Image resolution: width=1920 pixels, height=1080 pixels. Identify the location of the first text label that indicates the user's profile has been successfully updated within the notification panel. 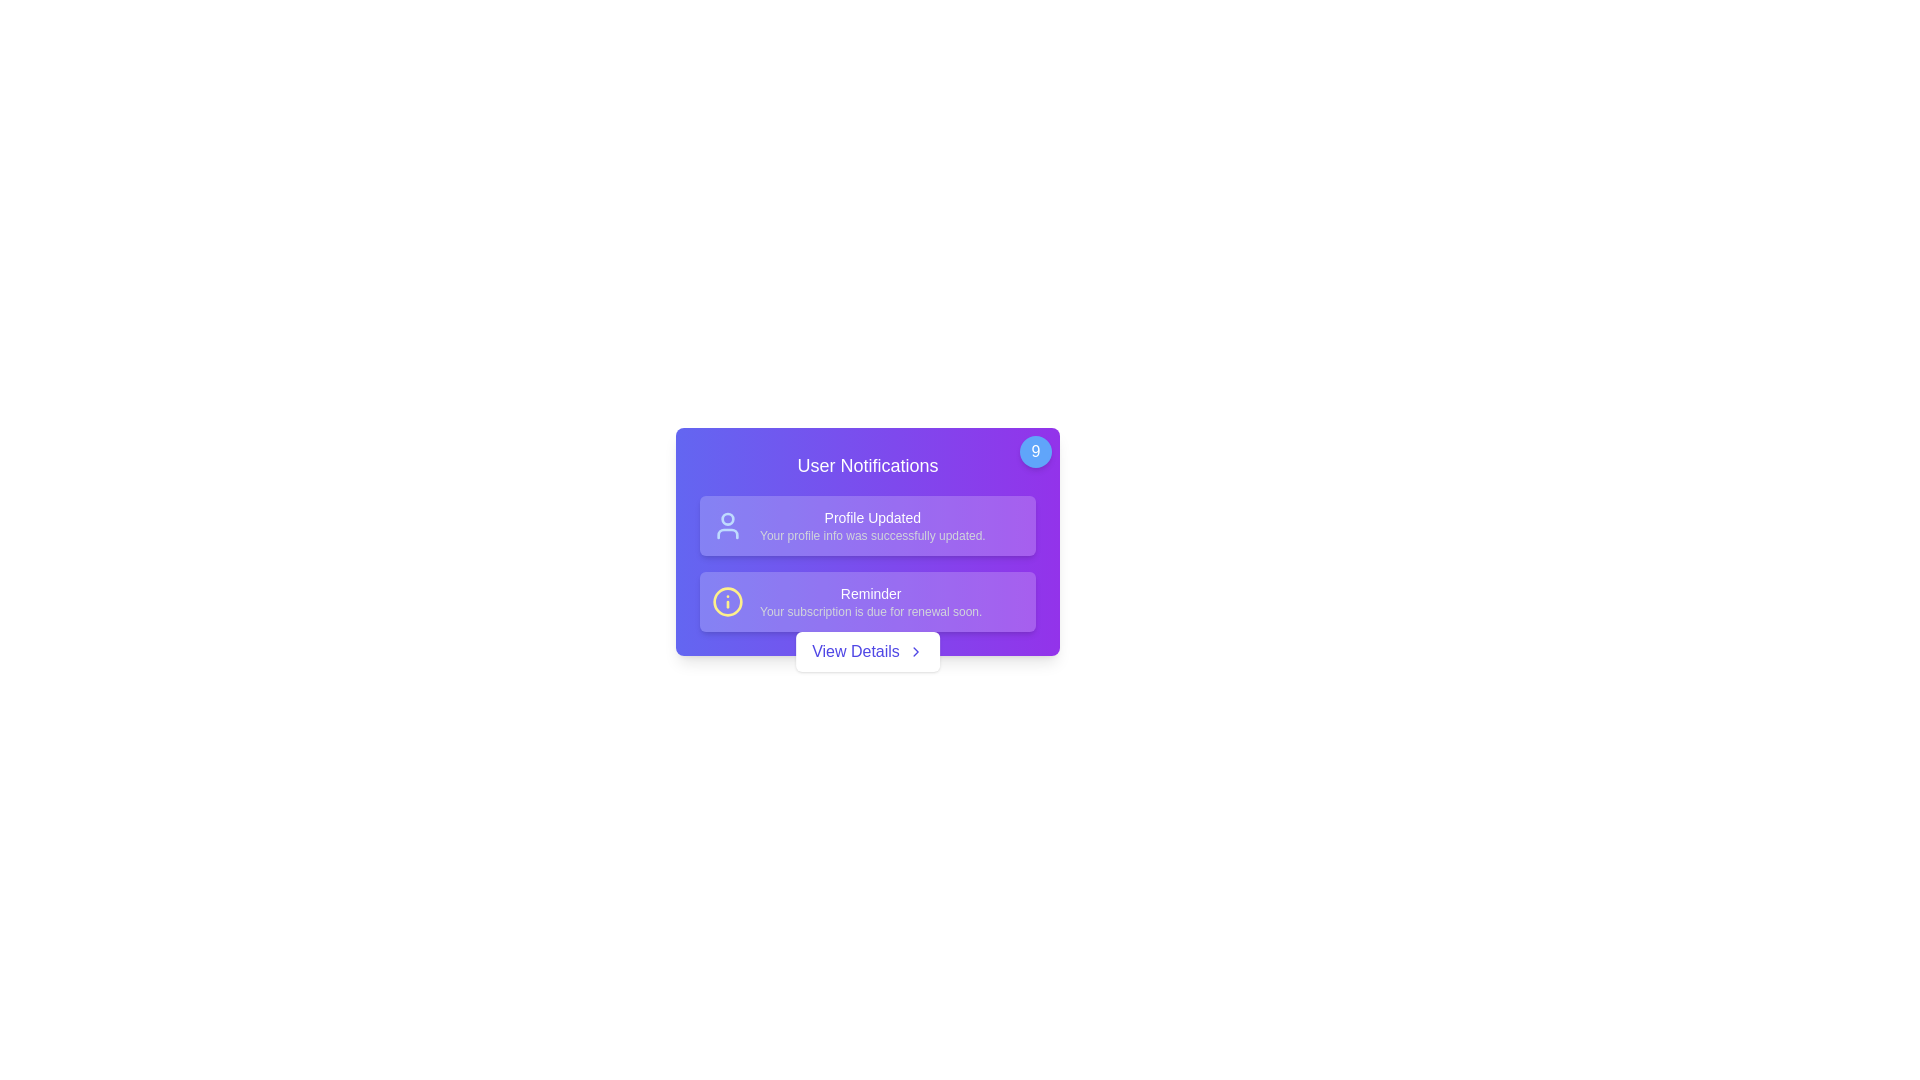
(872, 516).